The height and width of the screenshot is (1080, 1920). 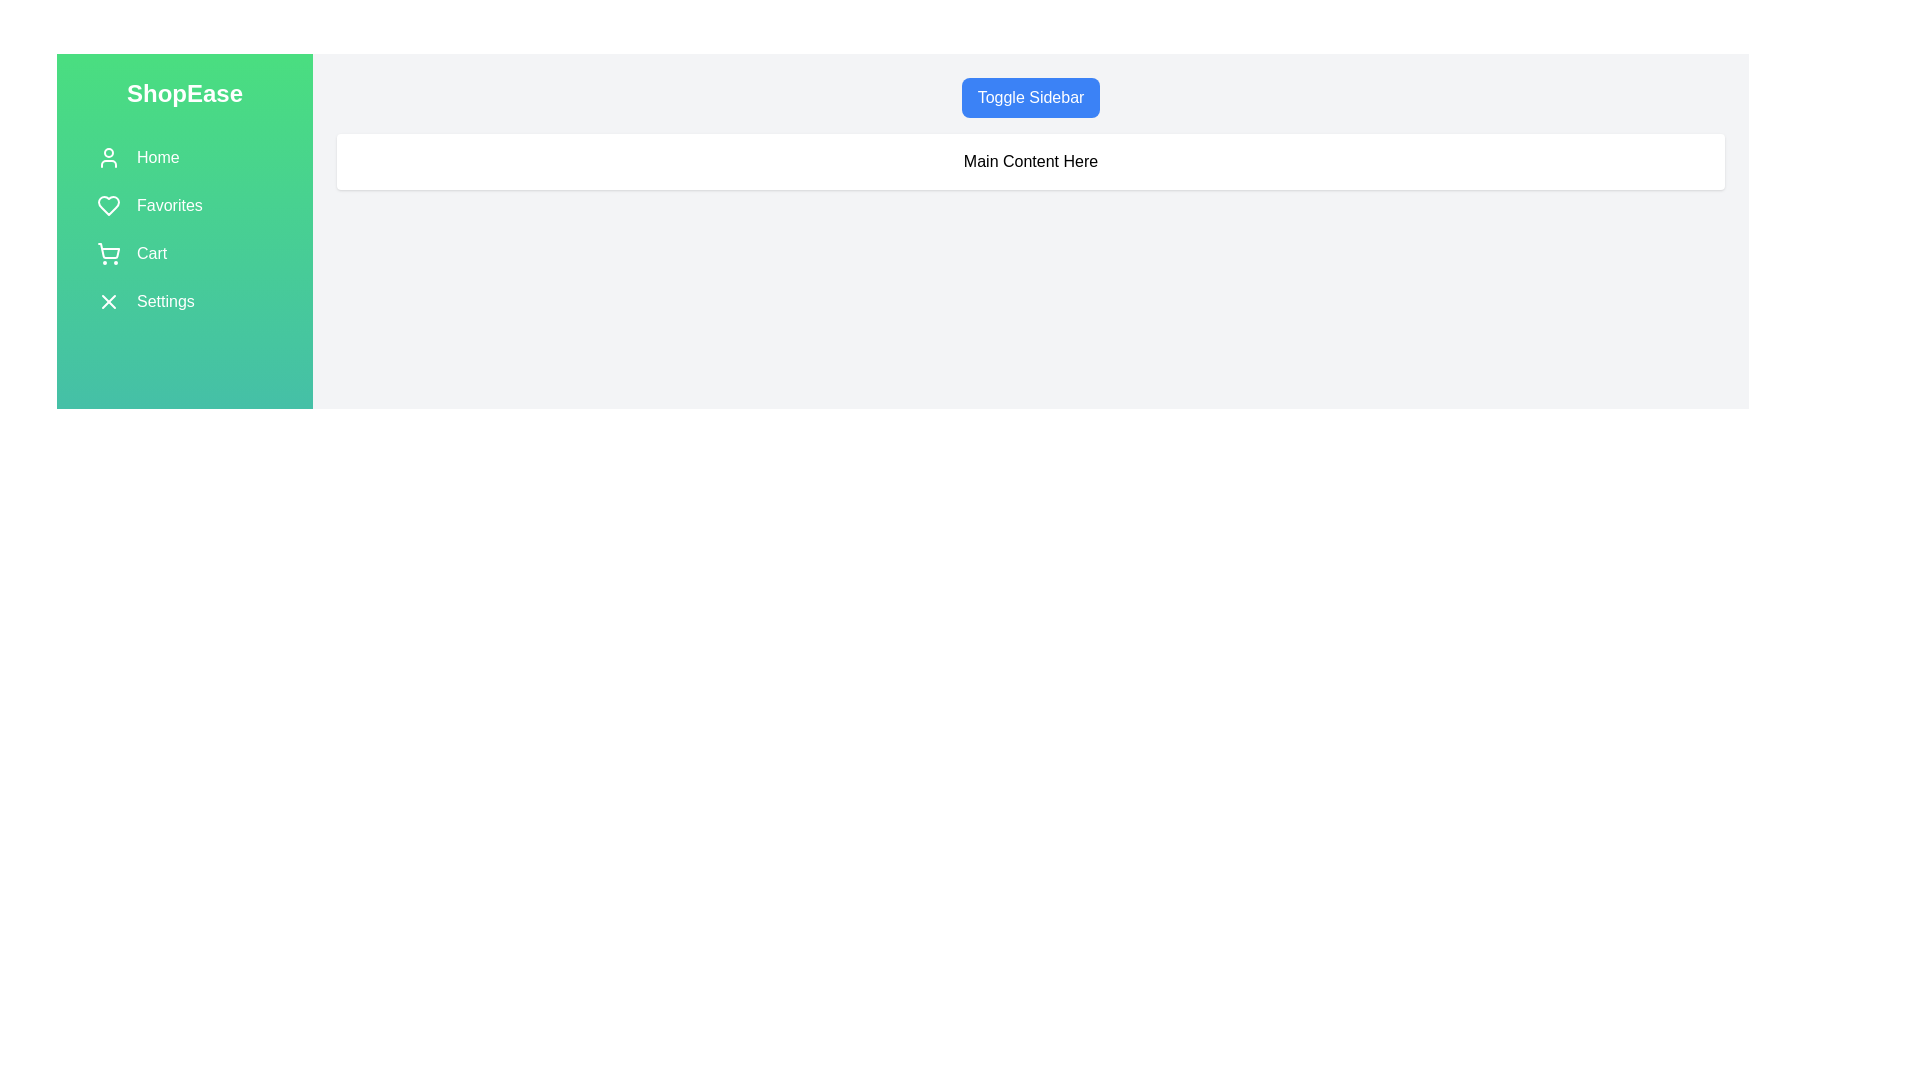 What do you see at coordinates (185, 301) in the screenshot?
I see `the 'Settings' menu item in the sidebar` at bounding box center [185, 301].